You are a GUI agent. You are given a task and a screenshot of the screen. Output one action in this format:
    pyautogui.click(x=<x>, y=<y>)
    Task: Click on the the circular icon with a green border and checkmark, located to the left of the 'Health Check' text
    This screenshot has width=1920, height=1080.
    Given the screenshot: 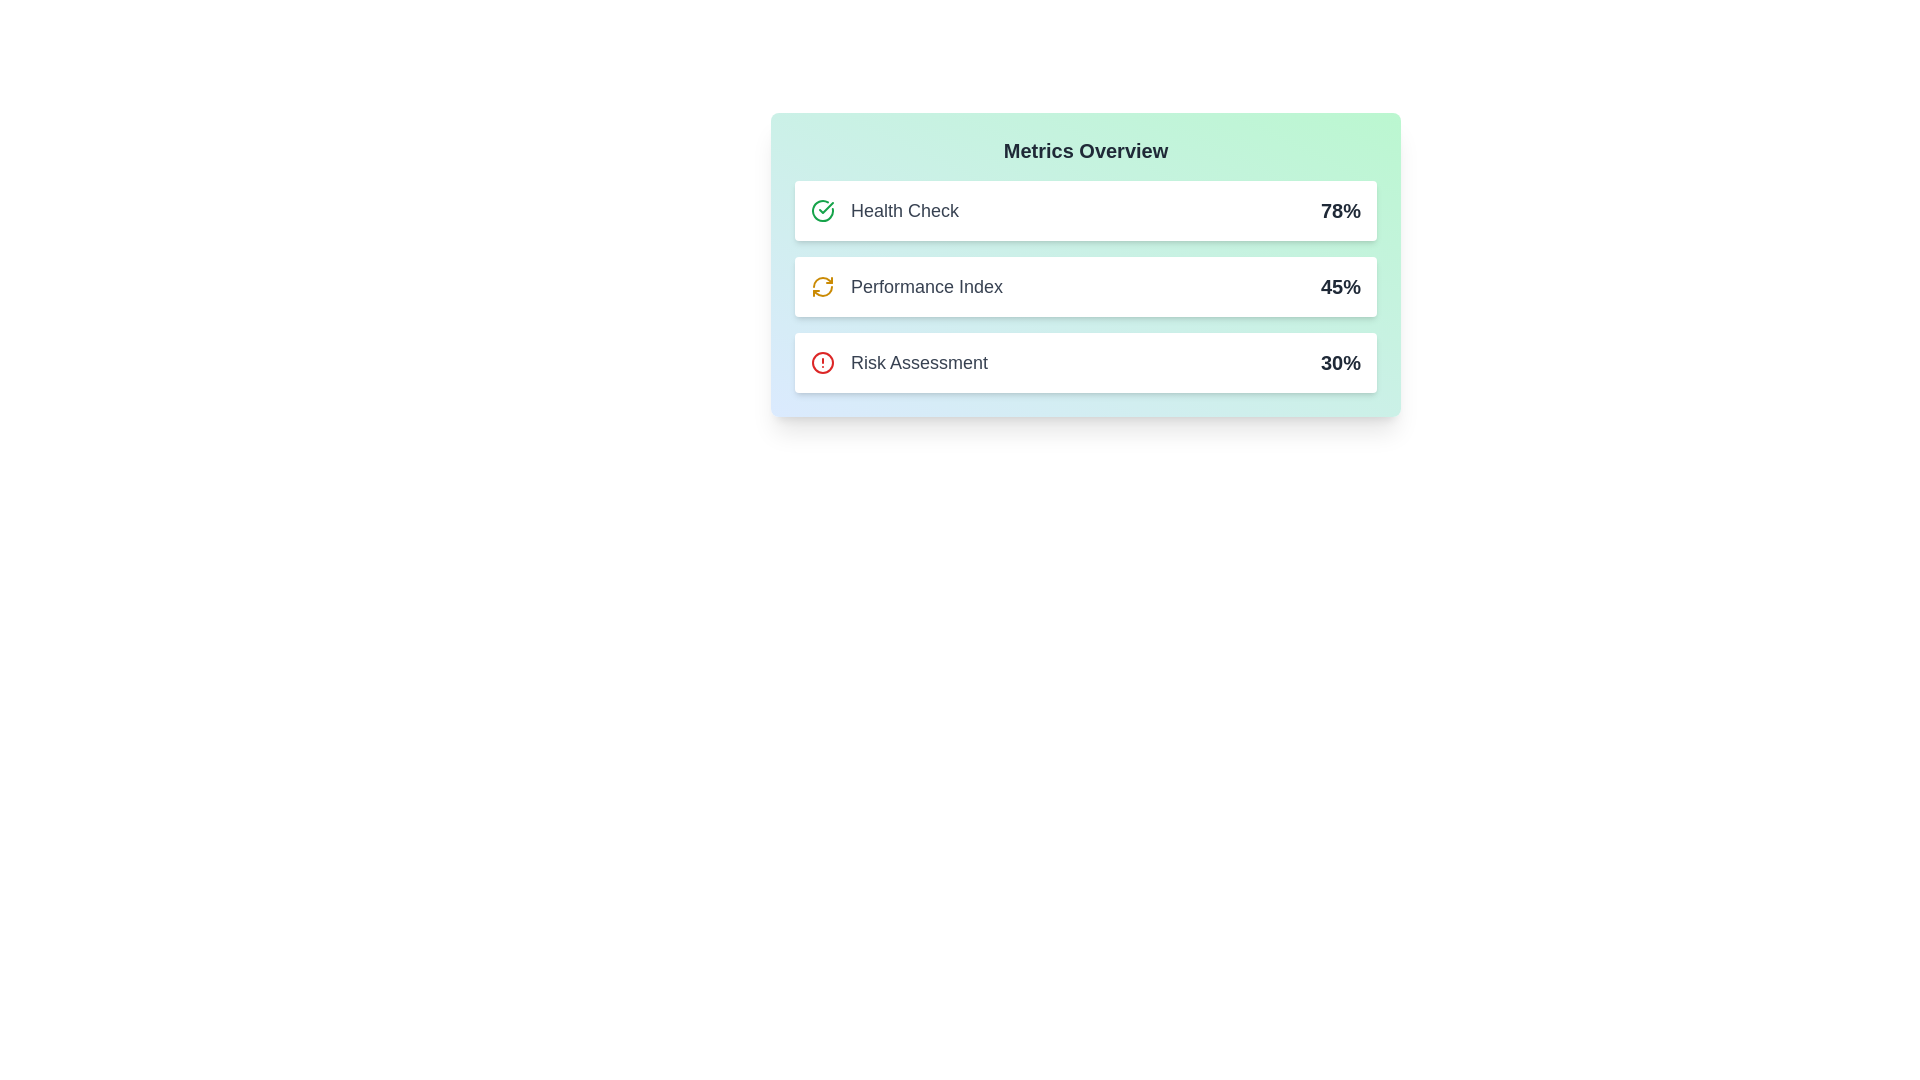 What is the action you would take?
    pyautogui.click(x=822, y=211)
    